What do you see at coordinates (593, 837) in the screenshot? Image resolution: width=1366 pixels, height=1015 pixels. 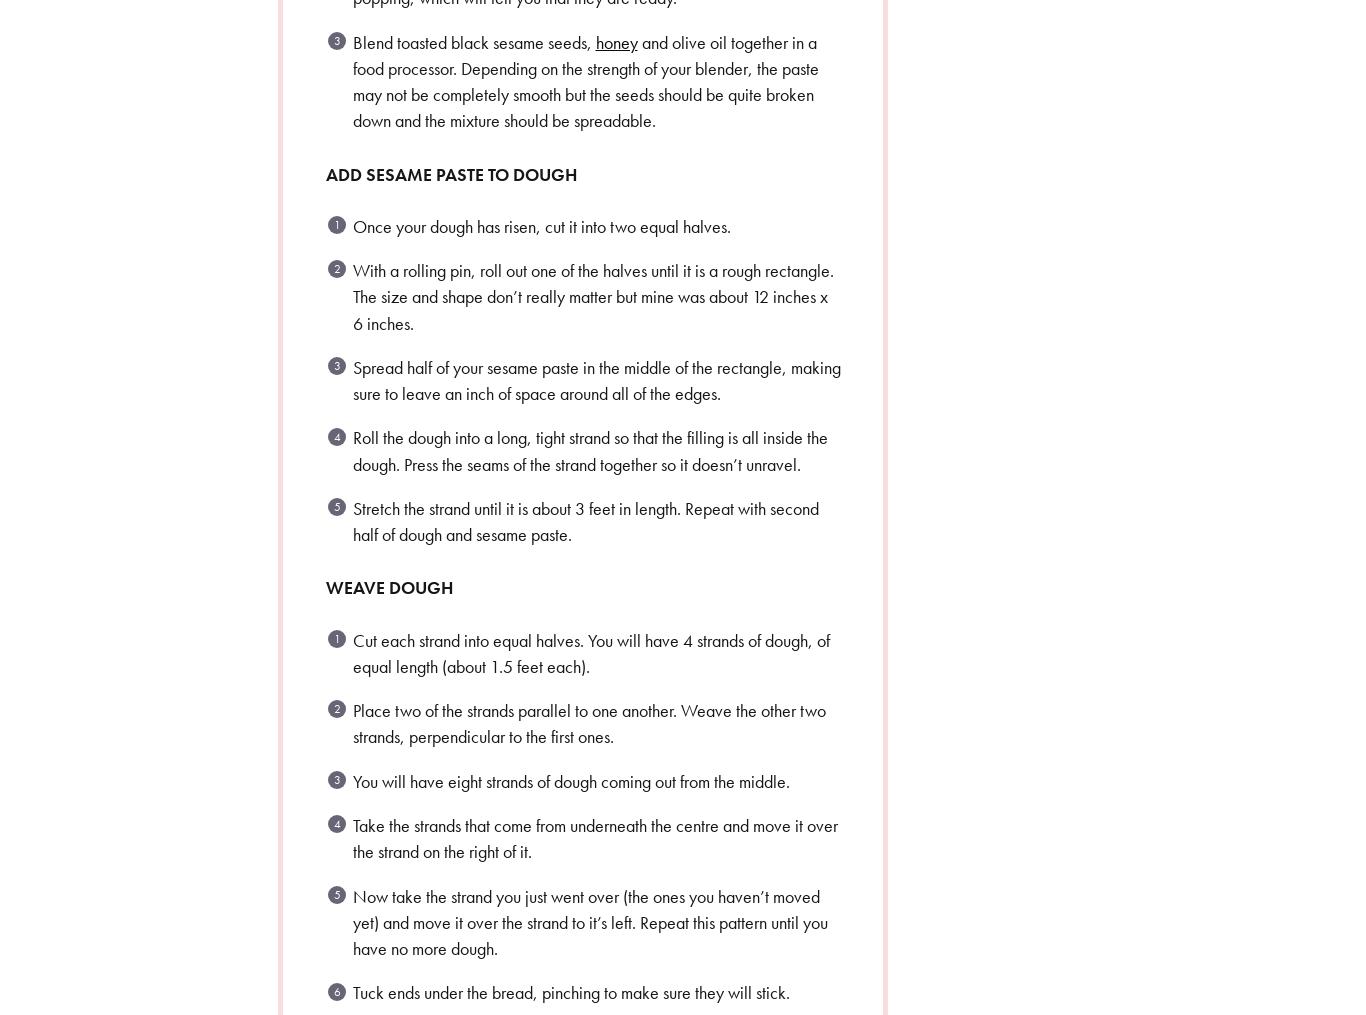 I see `'Take the strands that come from underneath the centre and move it over the strand on the right of it.'` at bounding box center [593, 837].